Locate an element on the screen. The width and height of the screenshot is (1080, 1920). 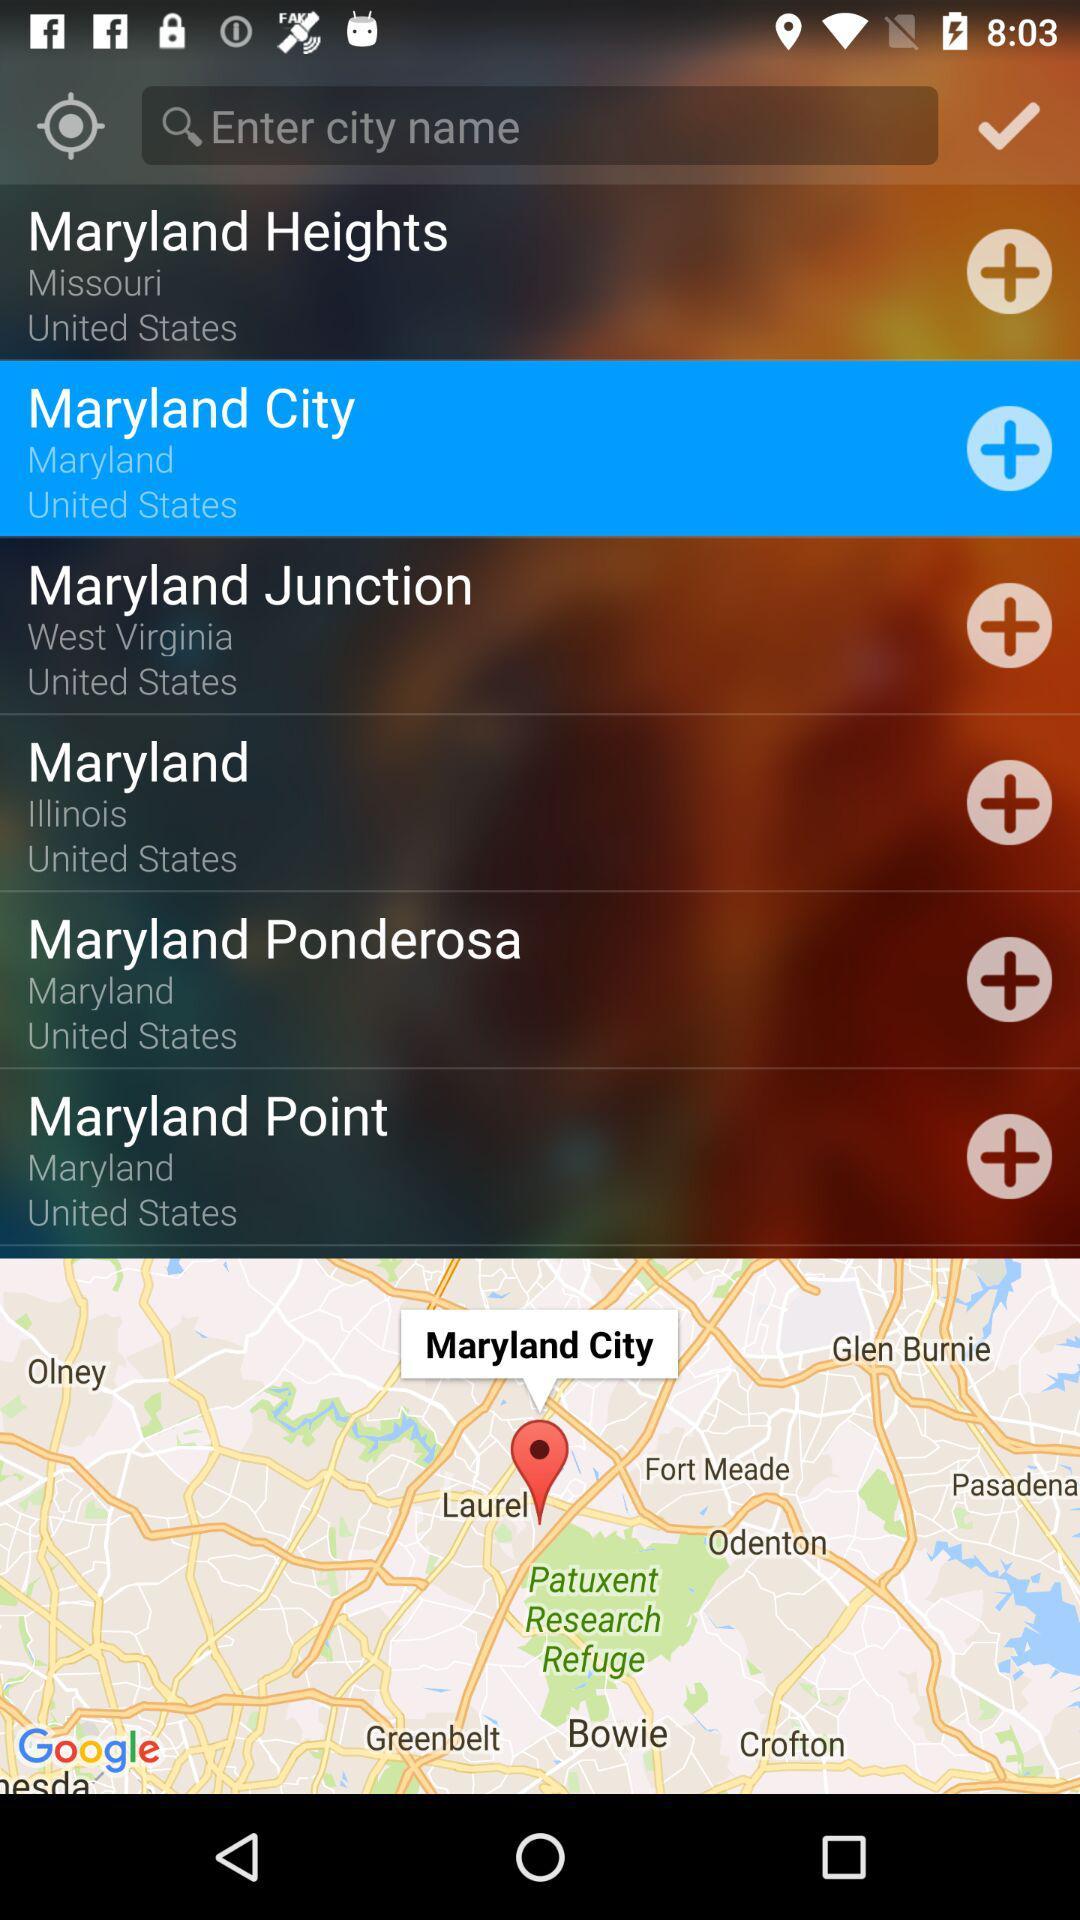
the 1st  plus icon is located at coordinates (1009, 270).